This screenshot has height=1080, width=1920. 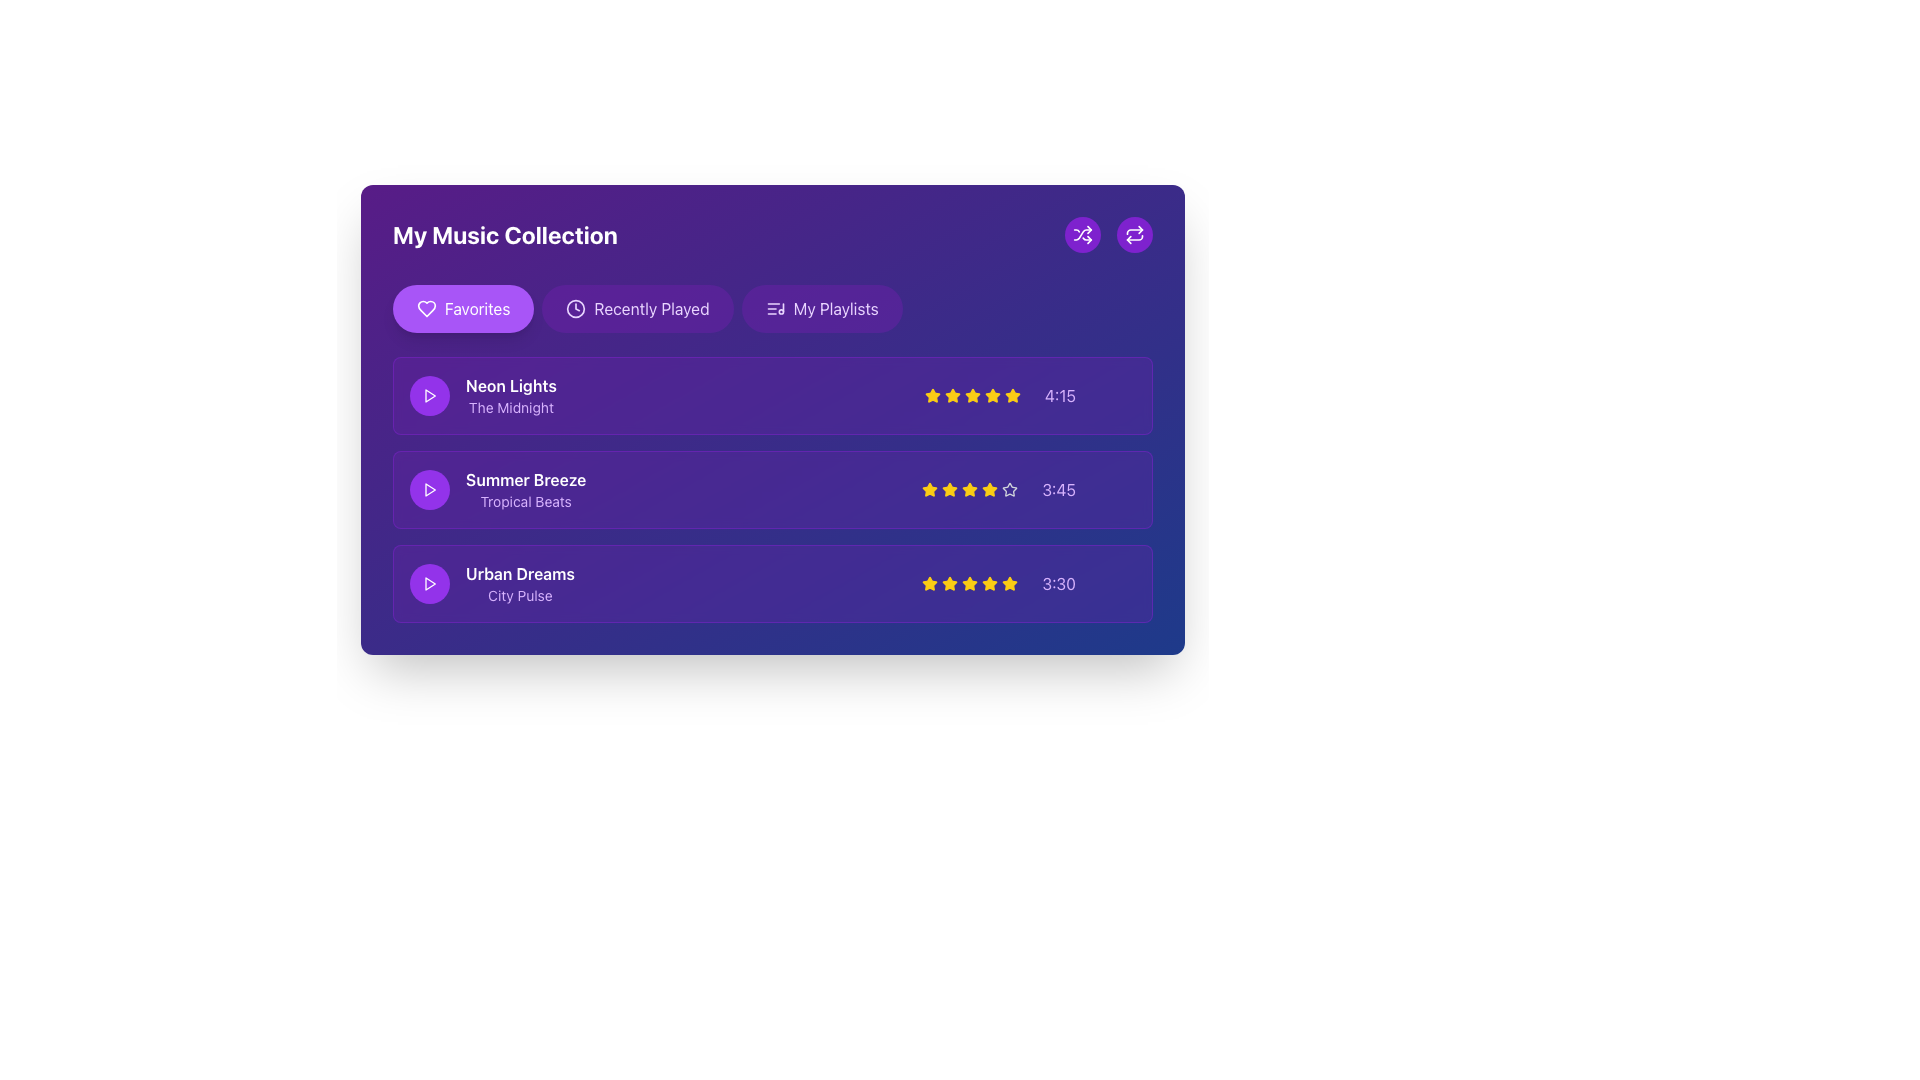 I want to click on the third star in the five-star rating display for the 'Urban Dreams' item in the music selection interface, so click(x=970, y=583).